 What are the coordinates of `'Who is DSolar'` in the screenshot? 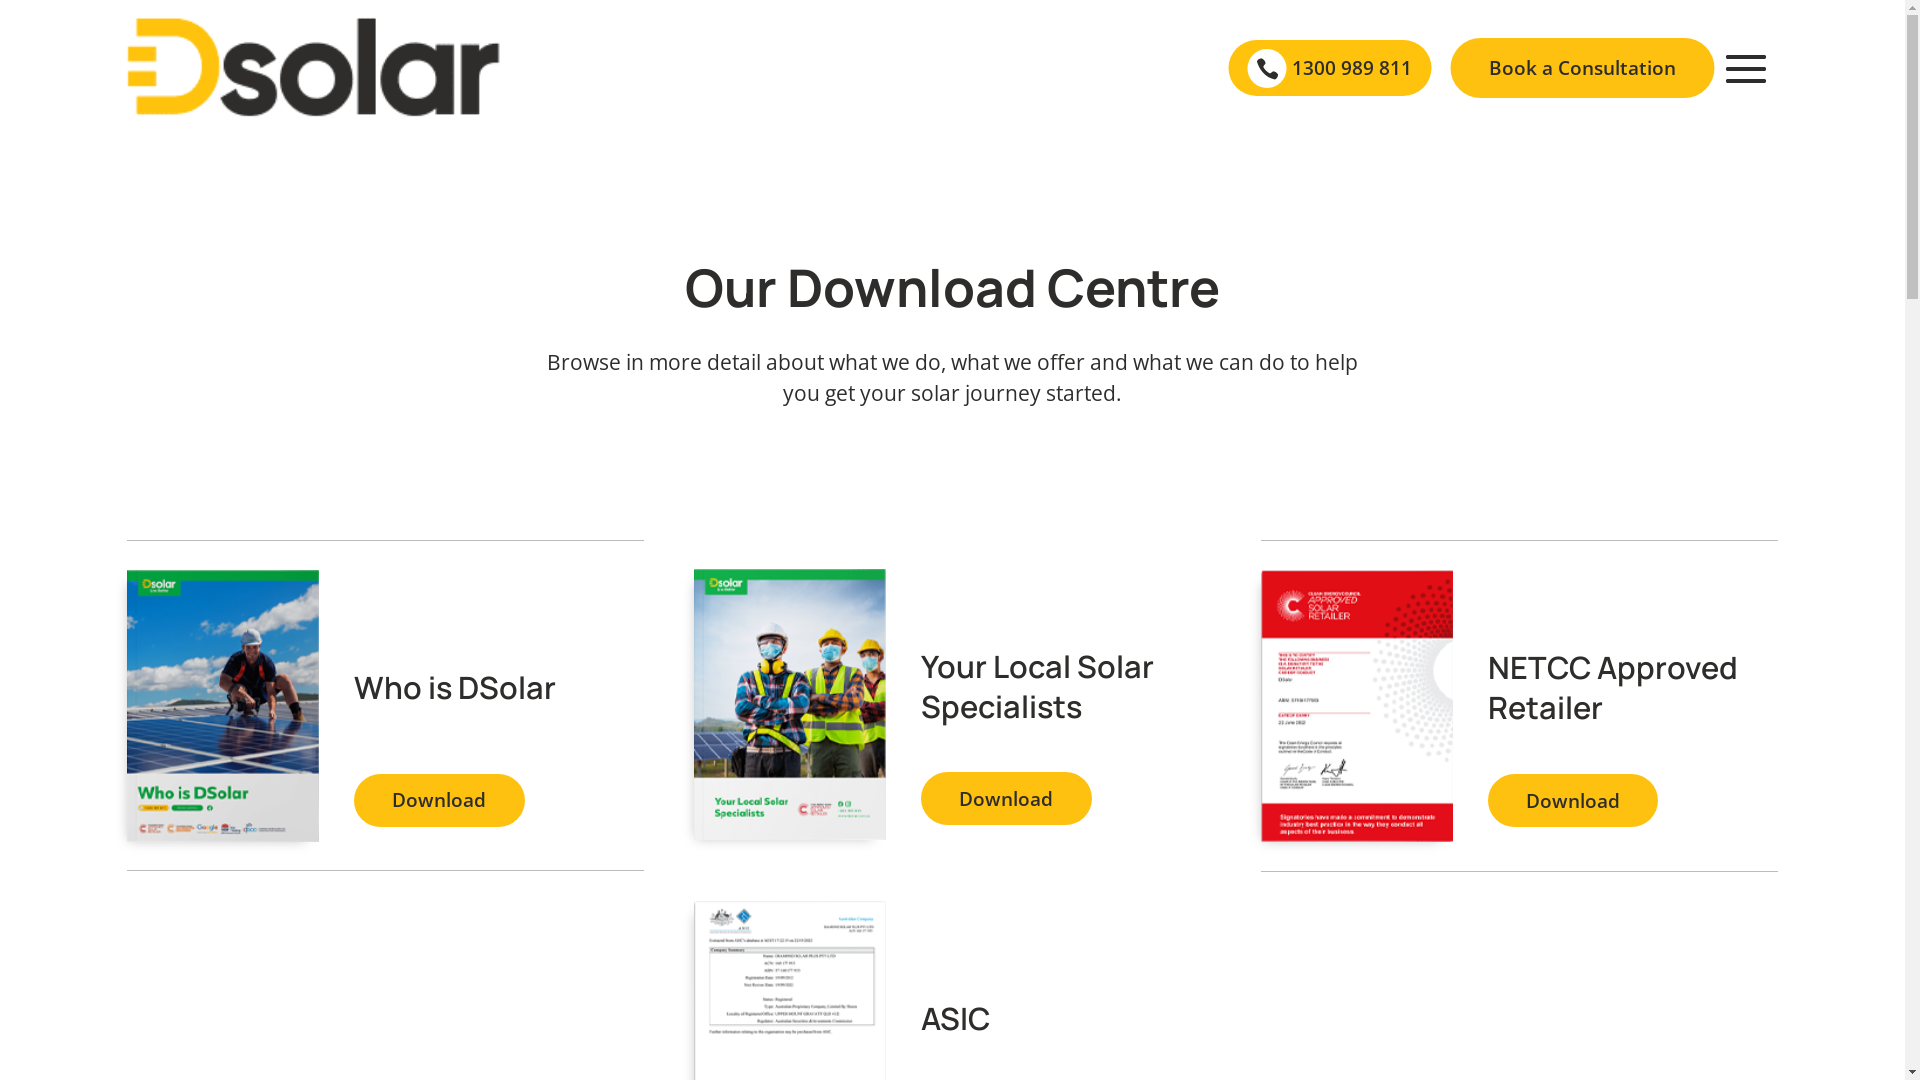 It's located at (454, 685).